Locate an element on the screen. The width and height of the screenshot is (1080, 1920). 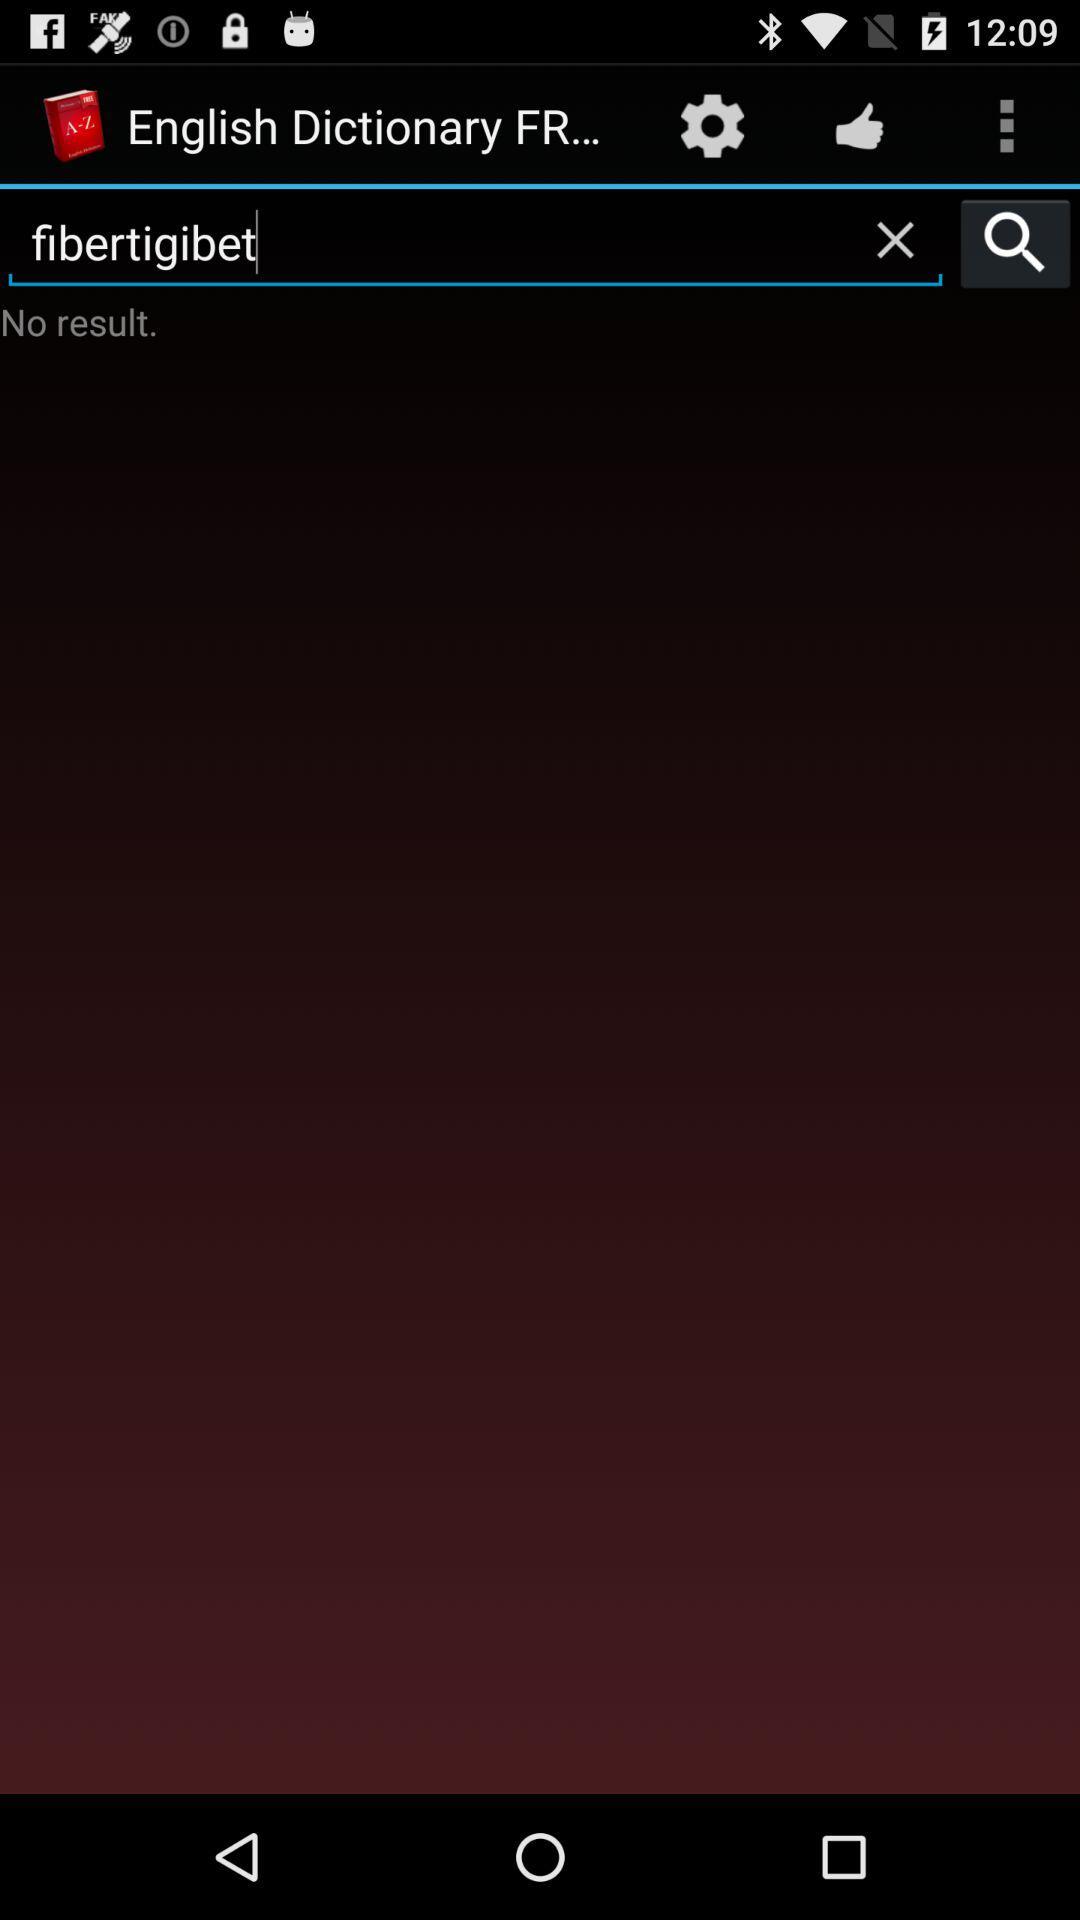
the close icon is located at coordinates (894, 255).